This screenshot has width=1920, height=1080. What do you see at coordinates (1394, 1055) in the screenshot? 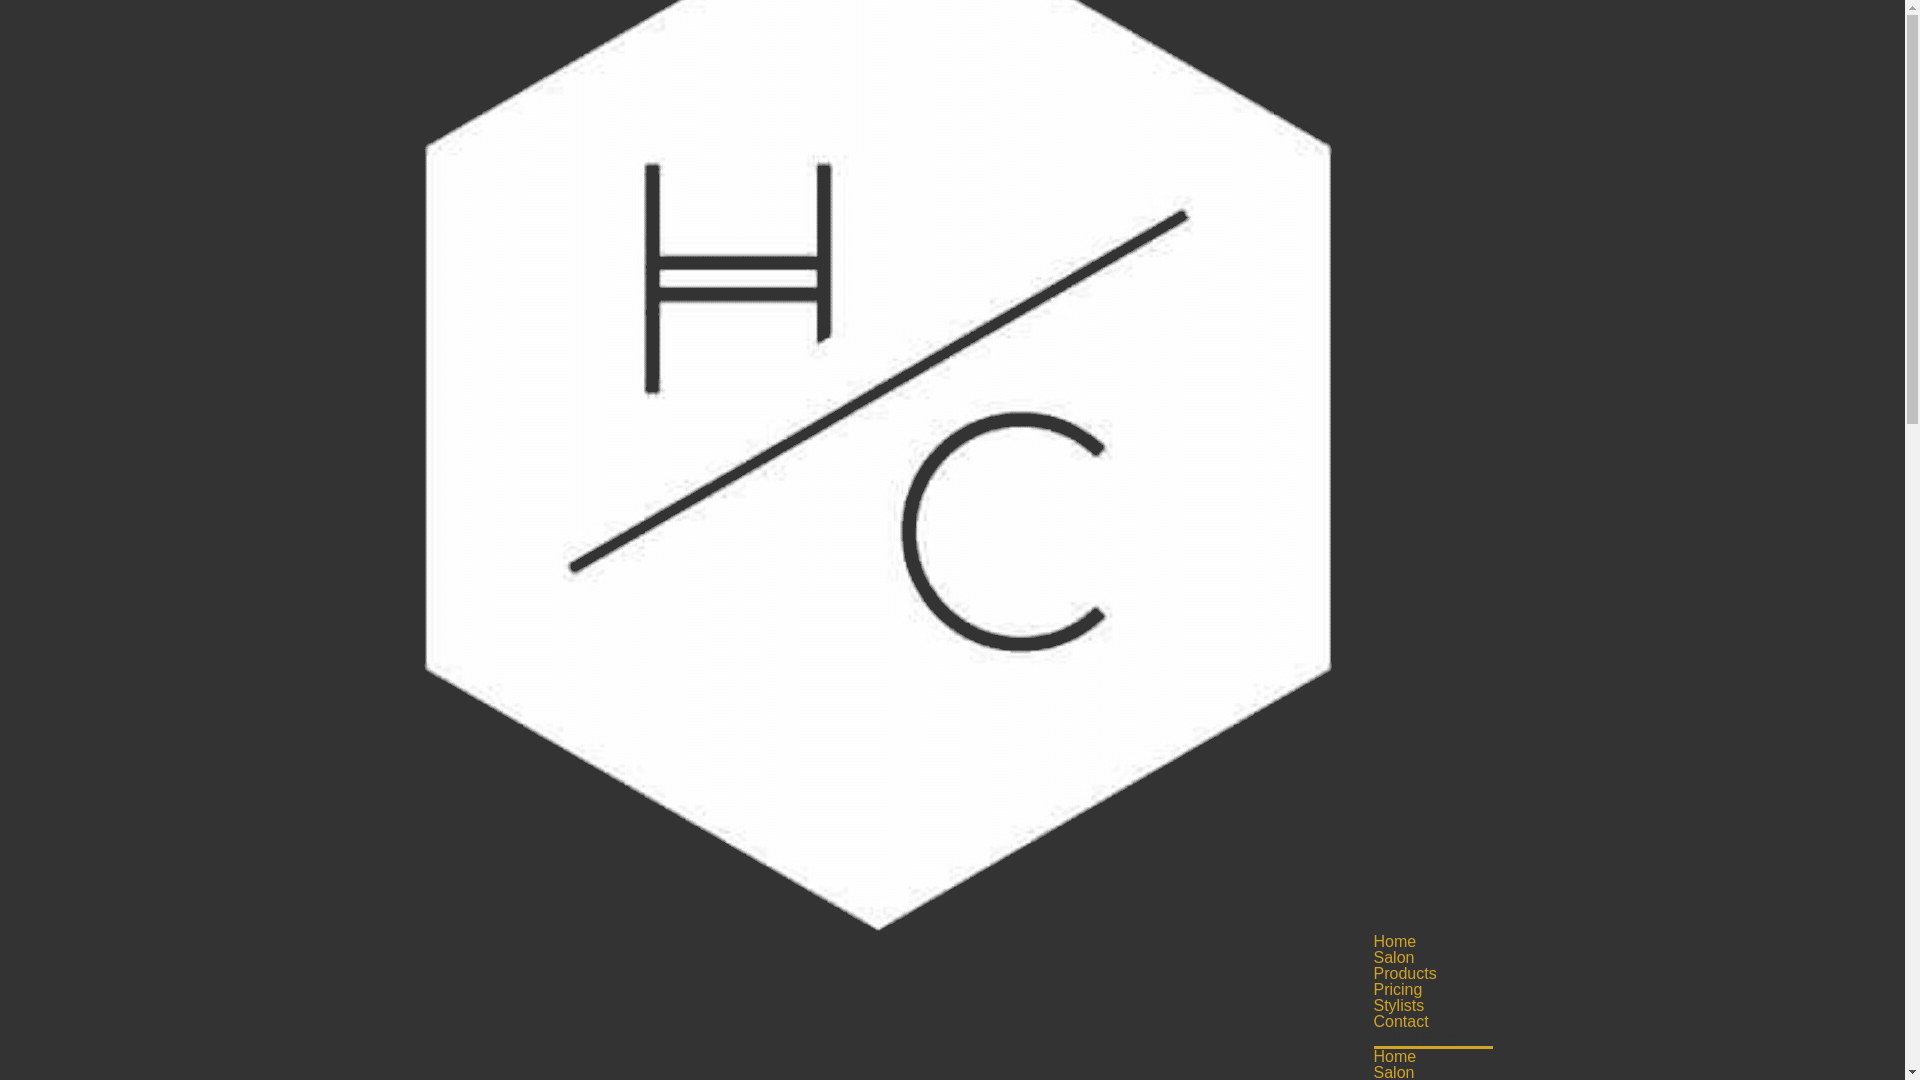
I see `'Home'` at bounding box center [1394, 1055].